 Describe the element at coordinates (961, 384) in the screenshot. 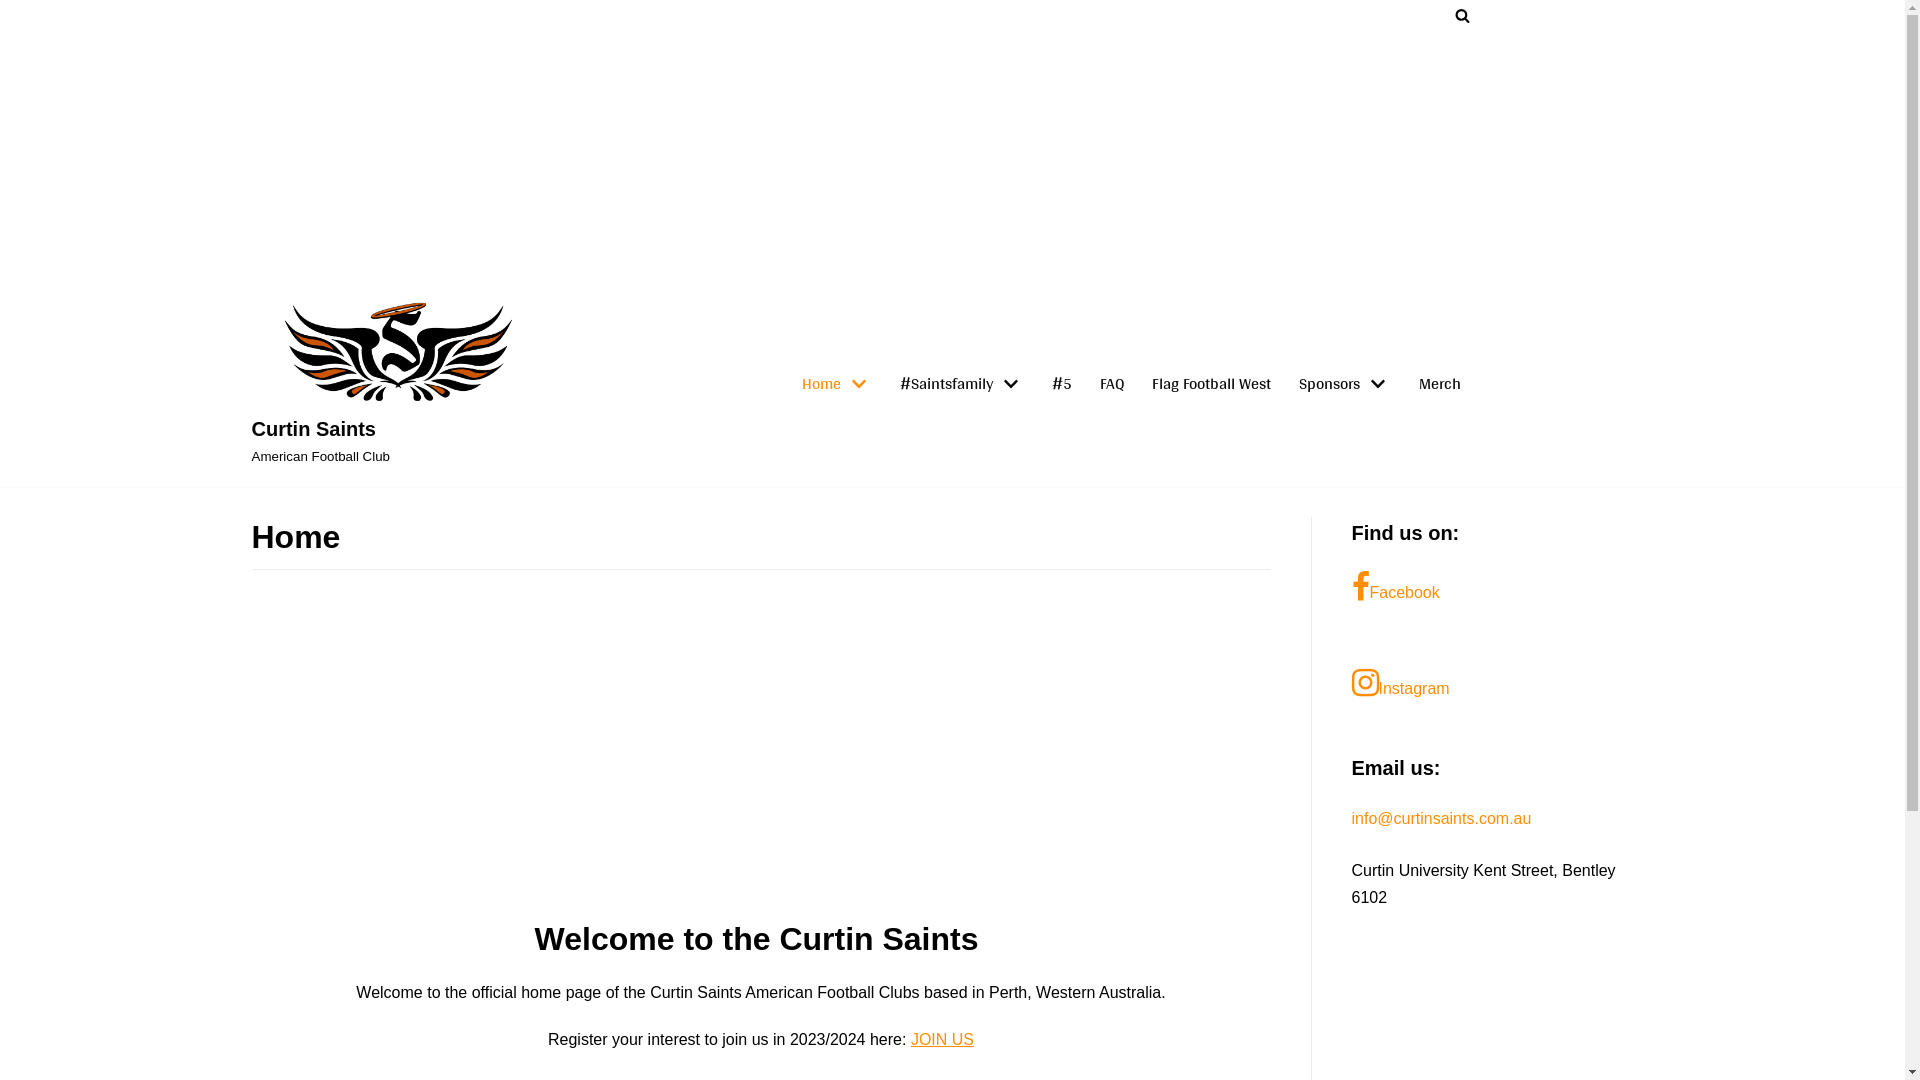

I see `'#Saintsfamily'` at that location.